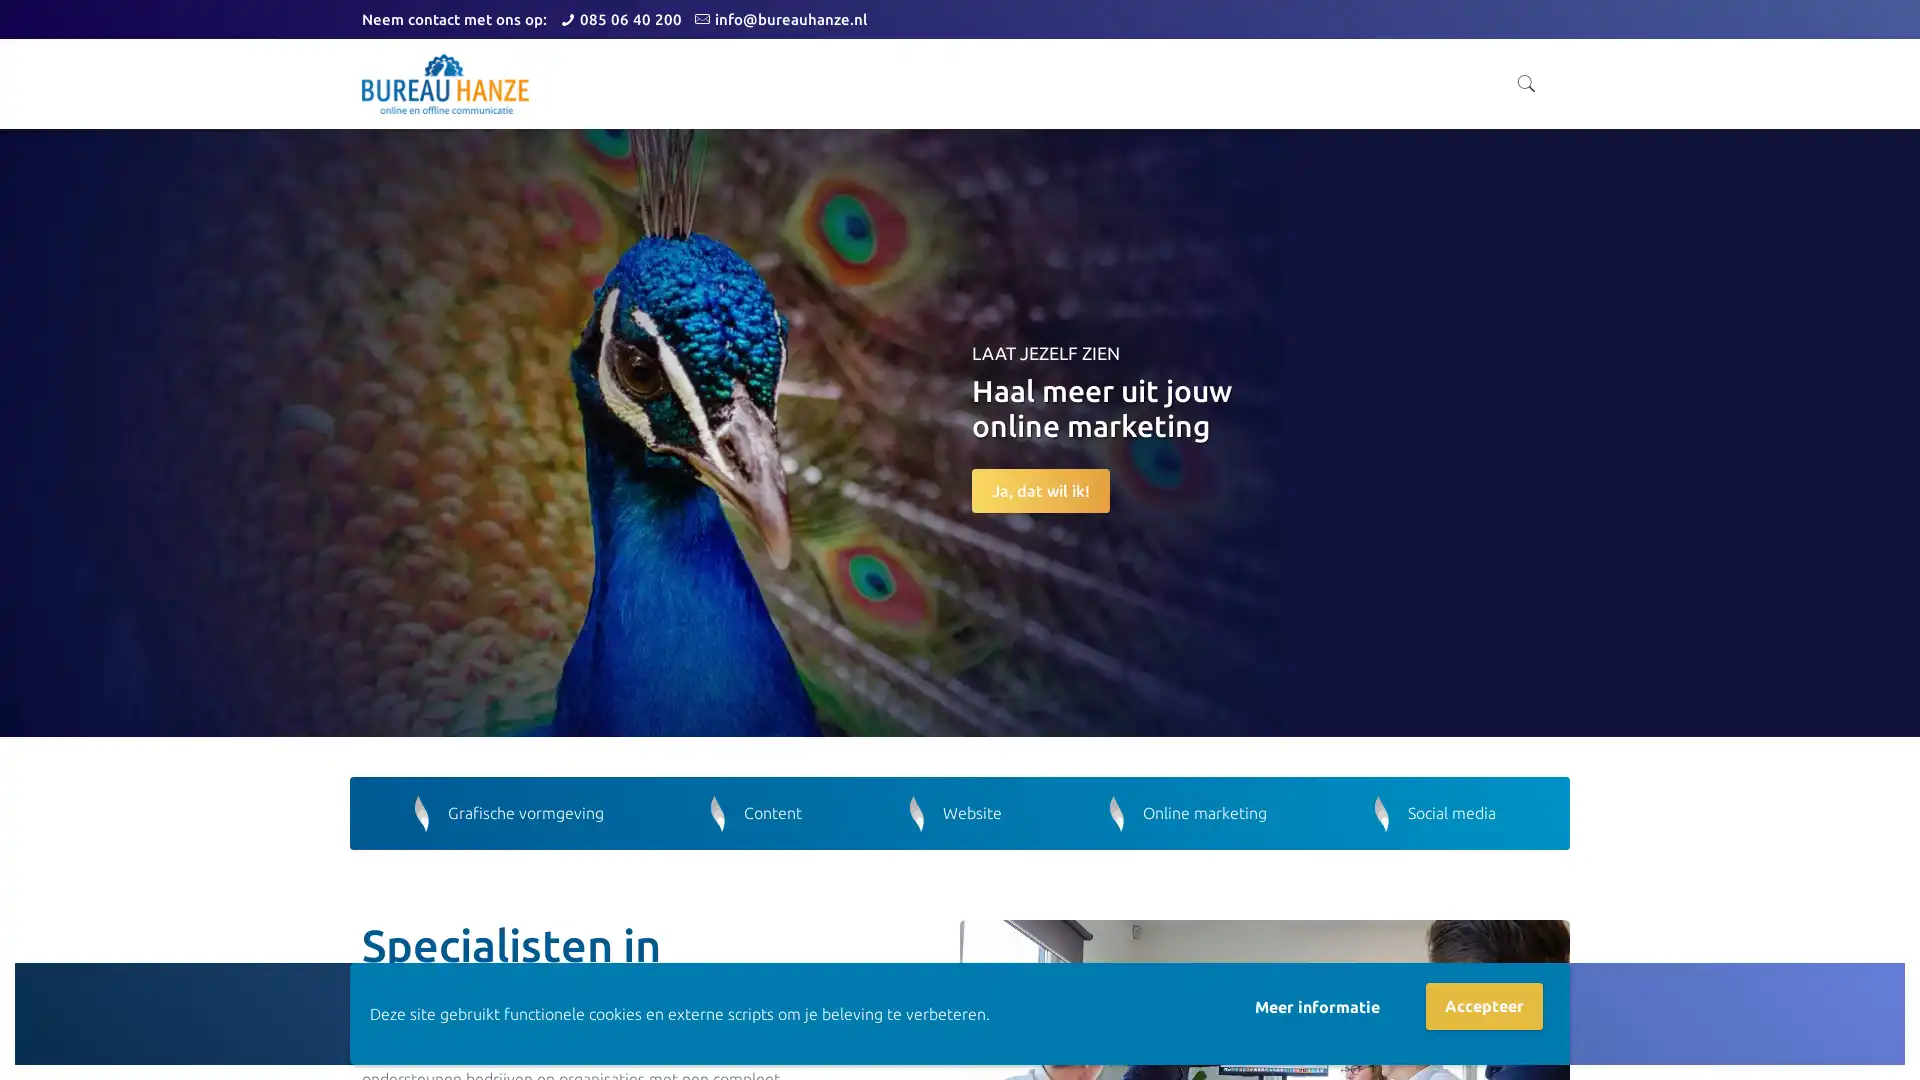  Describe the element at coordinates (1484, 1006) in the screenshot. I see `Accepteer` at that location.